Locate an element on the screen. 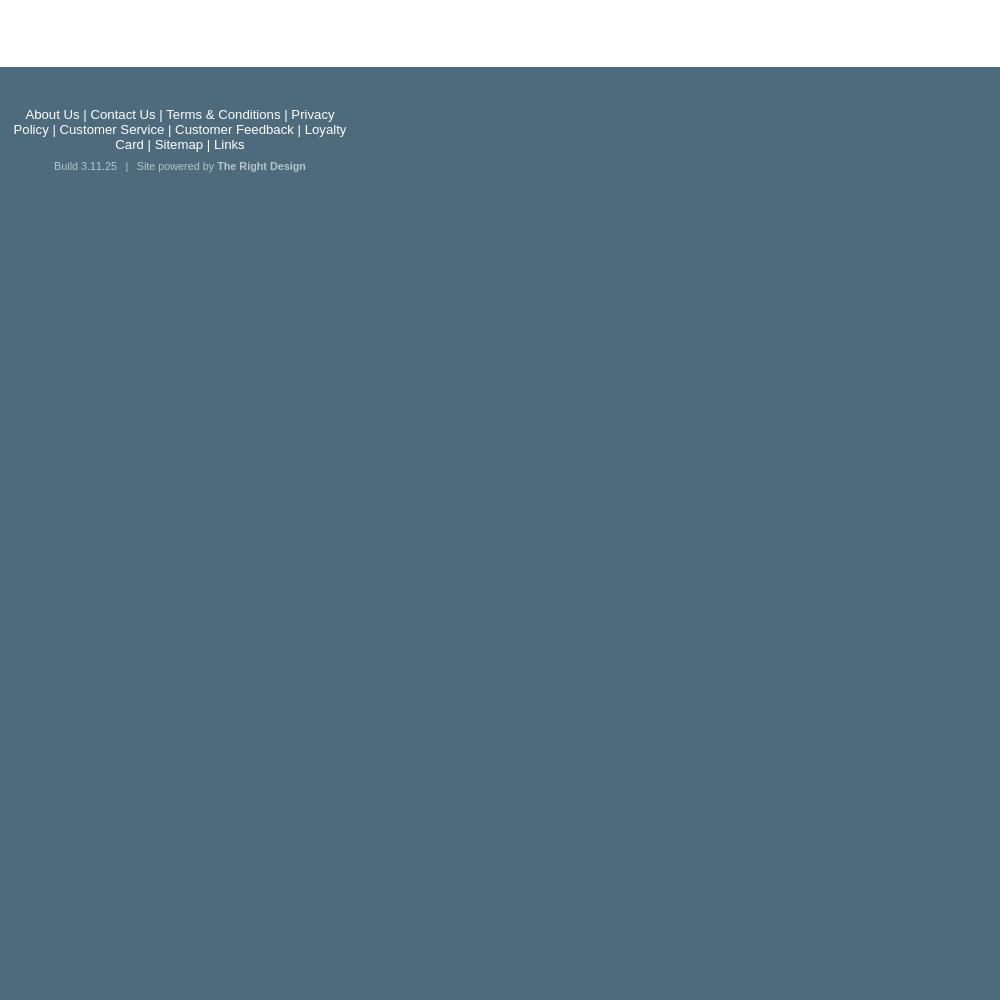 Image resolution: width=1000 pixels, height=1000 pixels. 'Build 3.11.25' is located at coordinates (86, 166).